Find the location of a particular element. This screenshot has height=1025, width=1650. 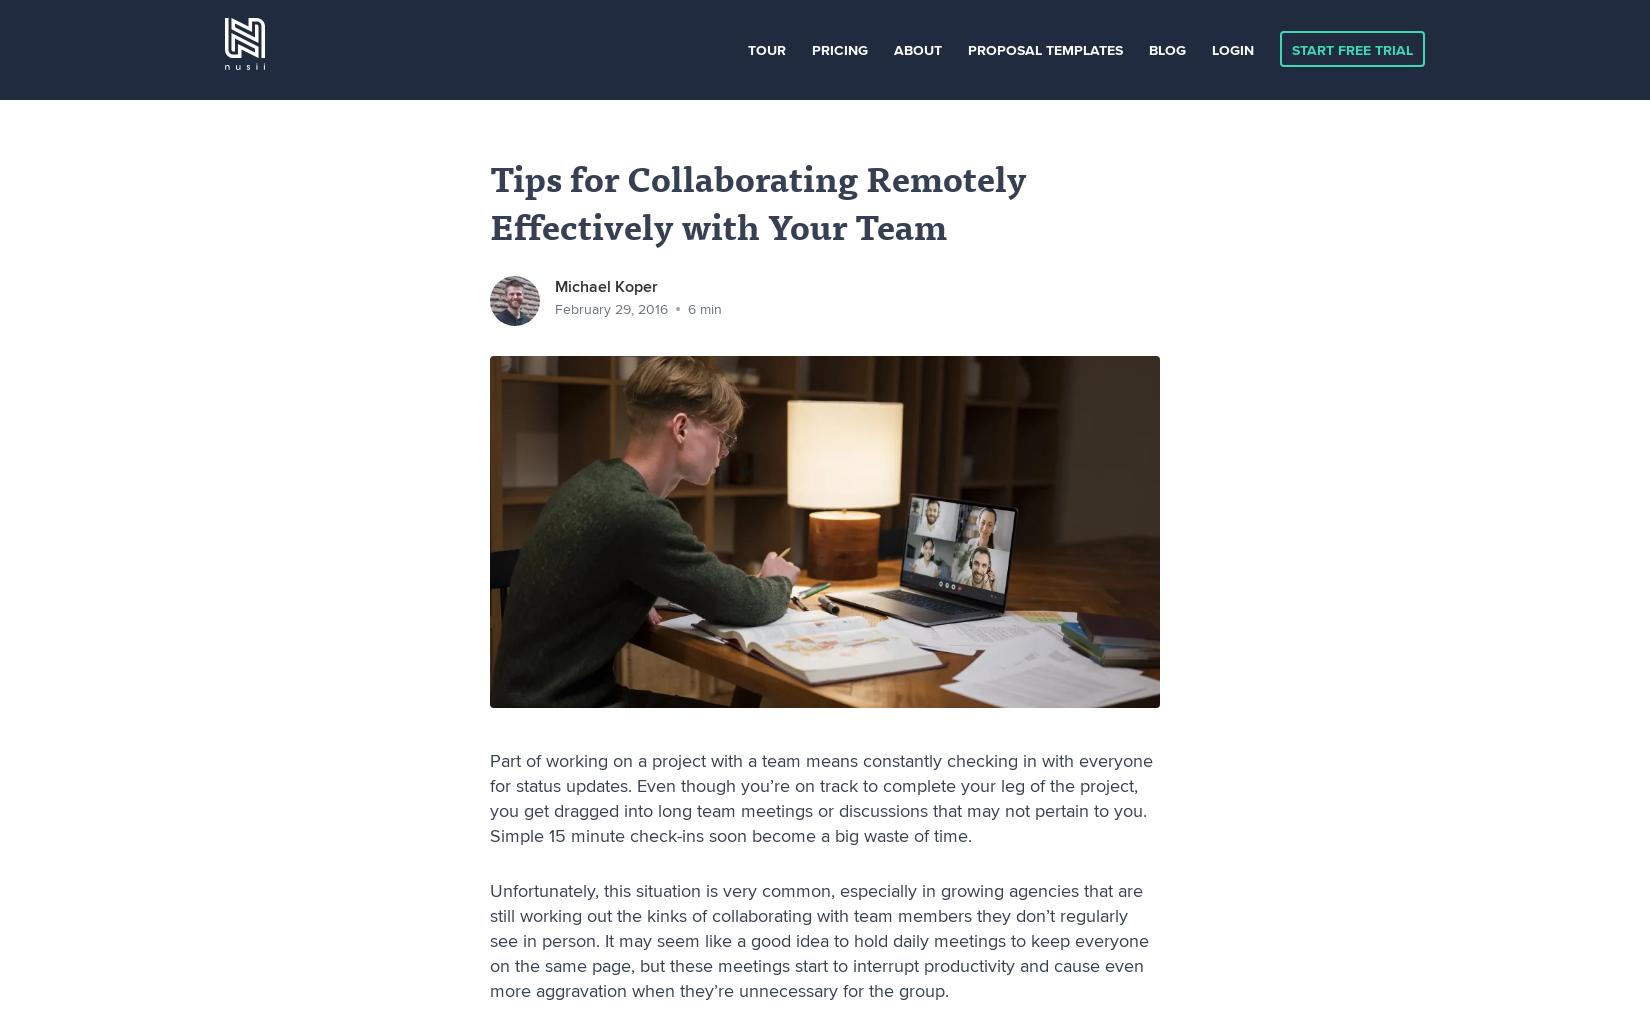

'Start Free Trial' is located at coordinates (1351, 49).